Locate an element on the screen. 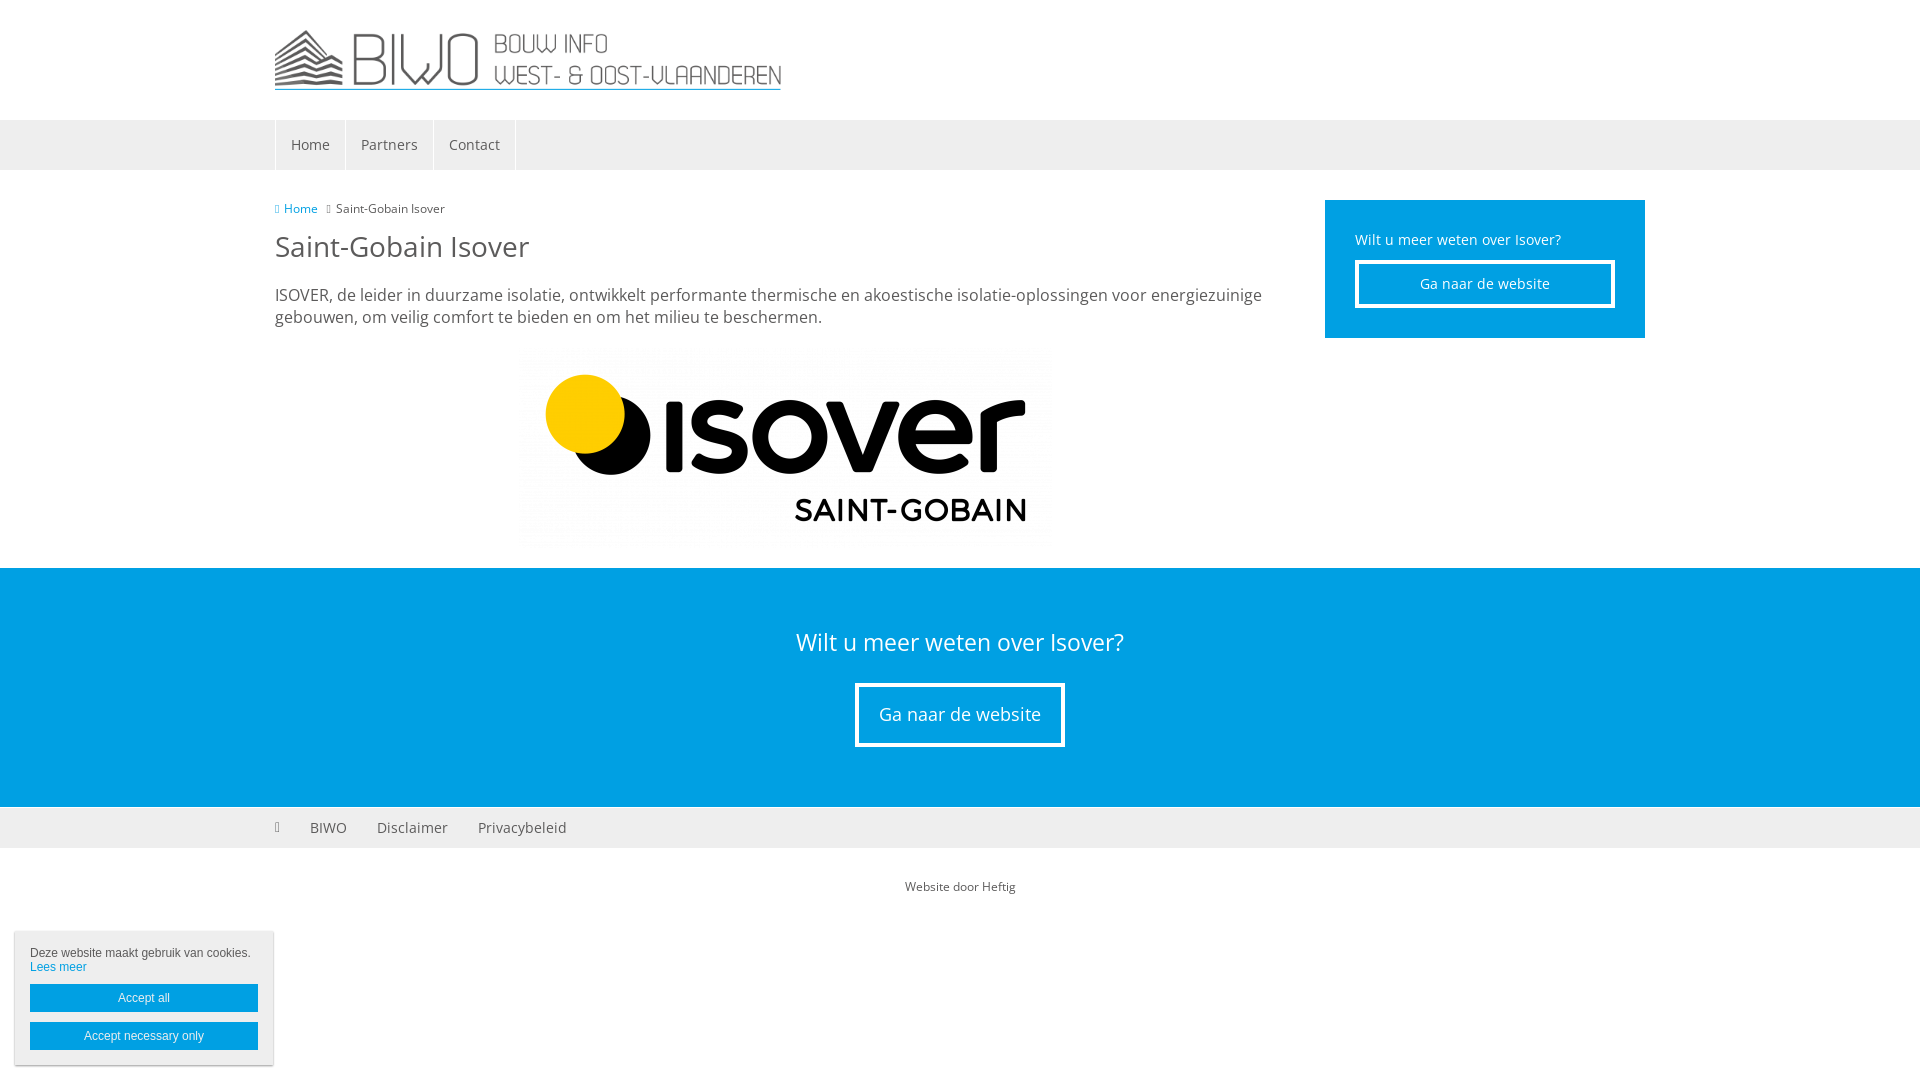  'Partners' is located at coordinates (389, 144).